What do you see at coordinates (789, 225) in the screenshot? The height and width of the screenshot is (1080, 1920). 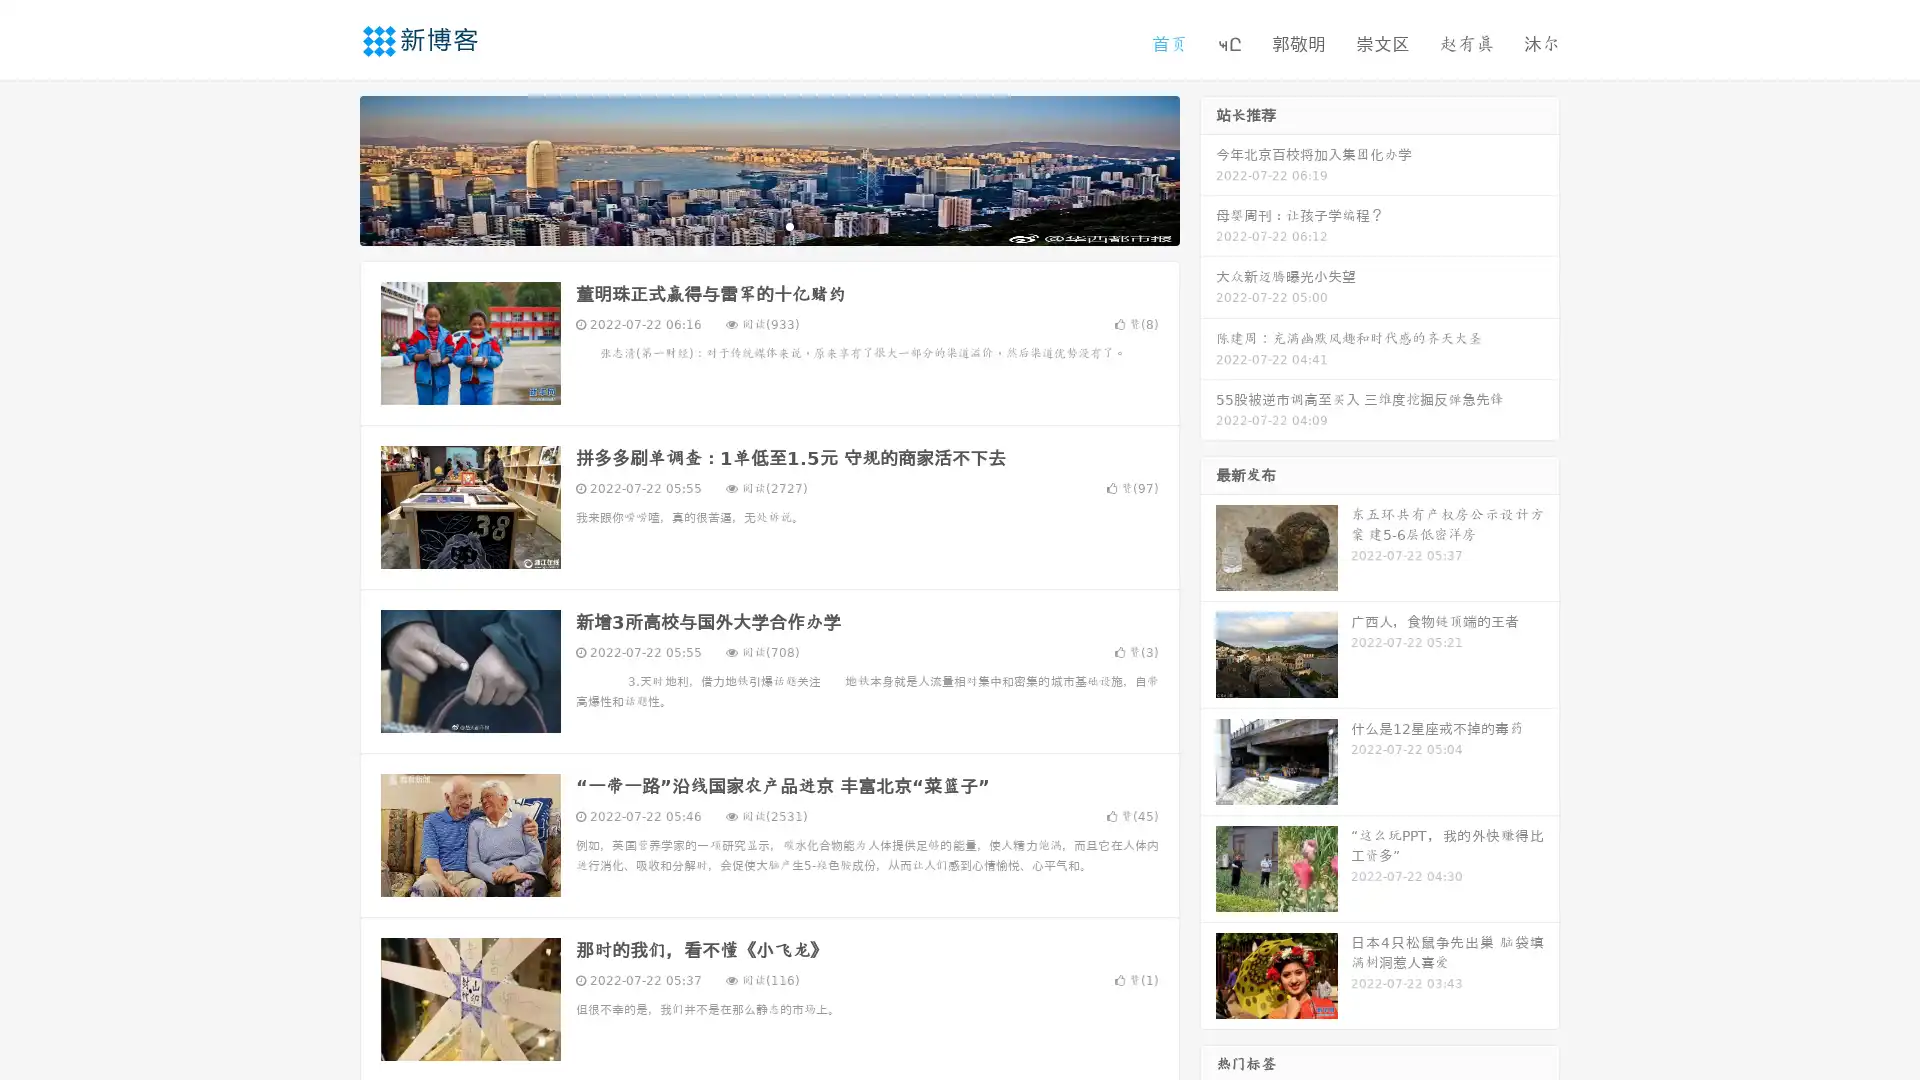 I see `Go to slide 3` at bounding box center [789, 225].